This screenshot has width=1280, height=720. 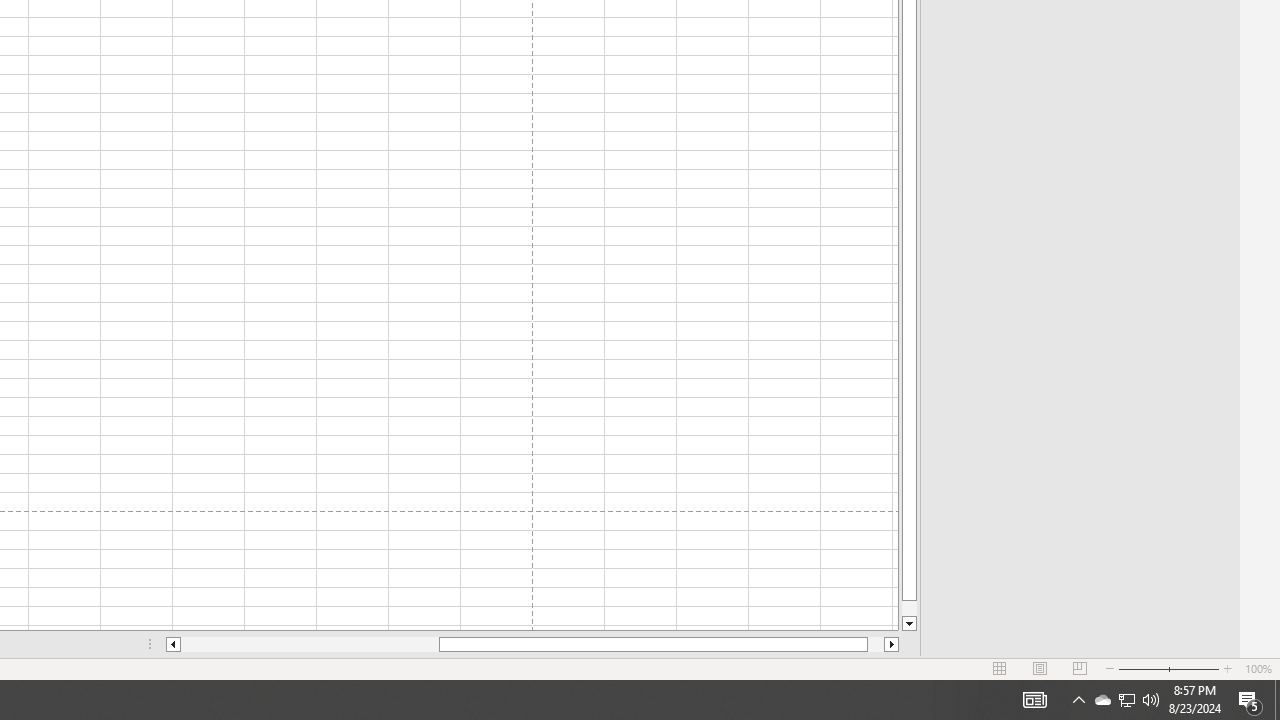 I want to click on 'Page right', so click(x=876, y=644).